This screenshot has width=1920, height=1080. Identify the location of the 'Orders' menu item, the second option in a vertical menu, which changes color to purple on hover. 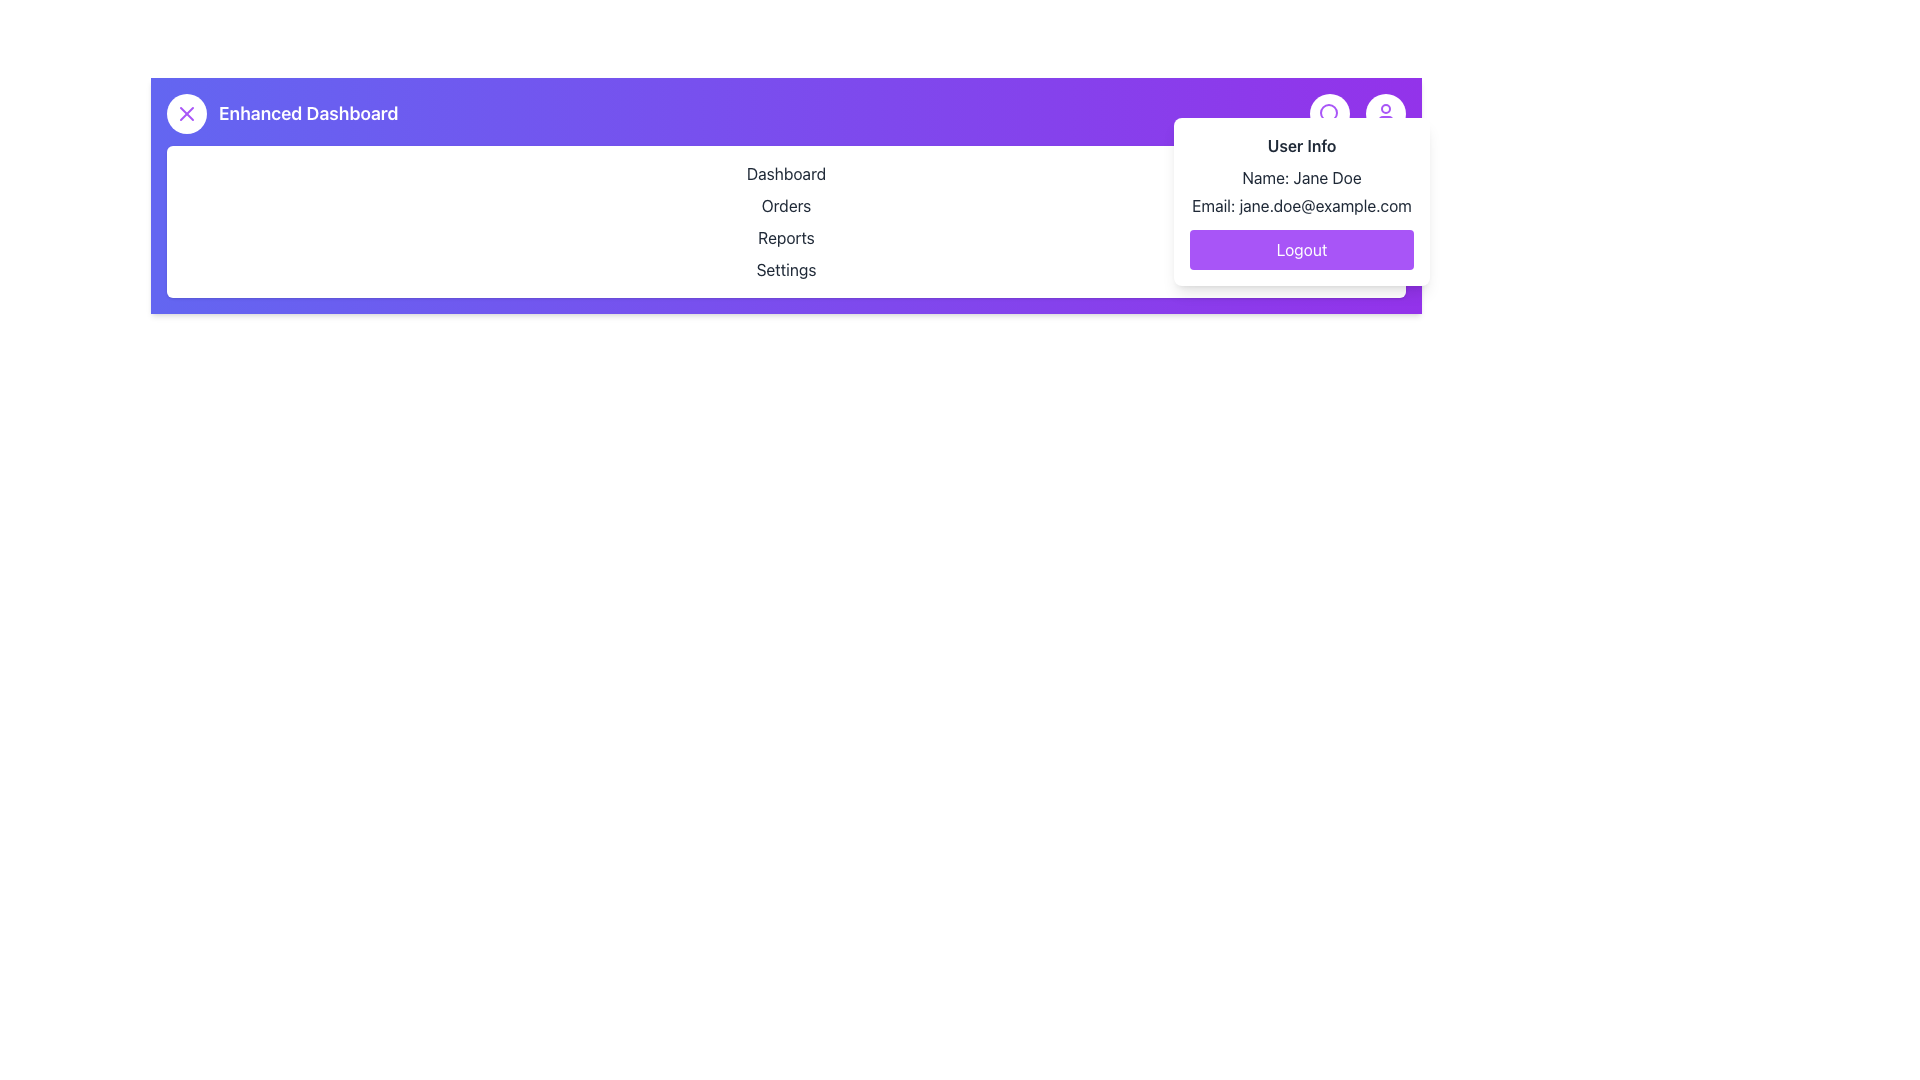
(785, 205).